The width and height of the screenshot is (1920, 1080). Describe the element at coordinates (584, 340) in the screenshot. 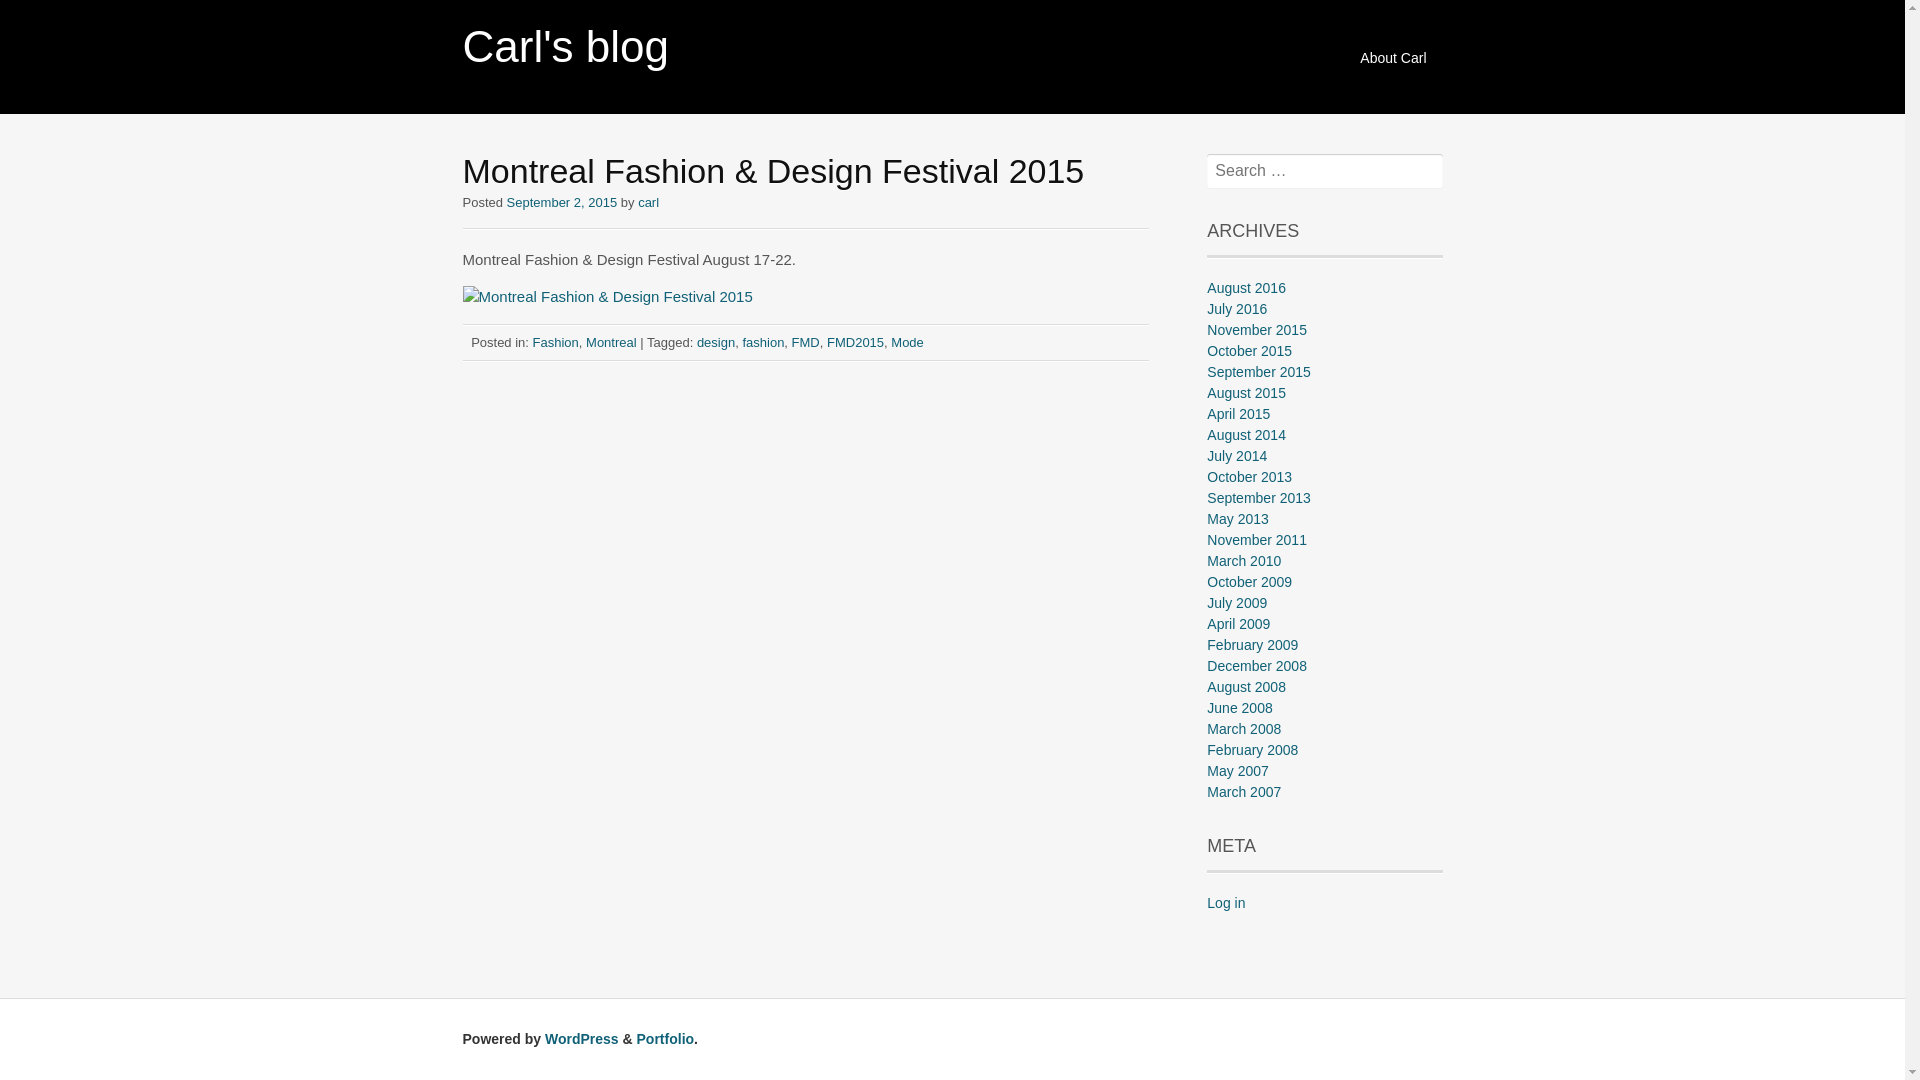

I see `'Montreal'` at that location.